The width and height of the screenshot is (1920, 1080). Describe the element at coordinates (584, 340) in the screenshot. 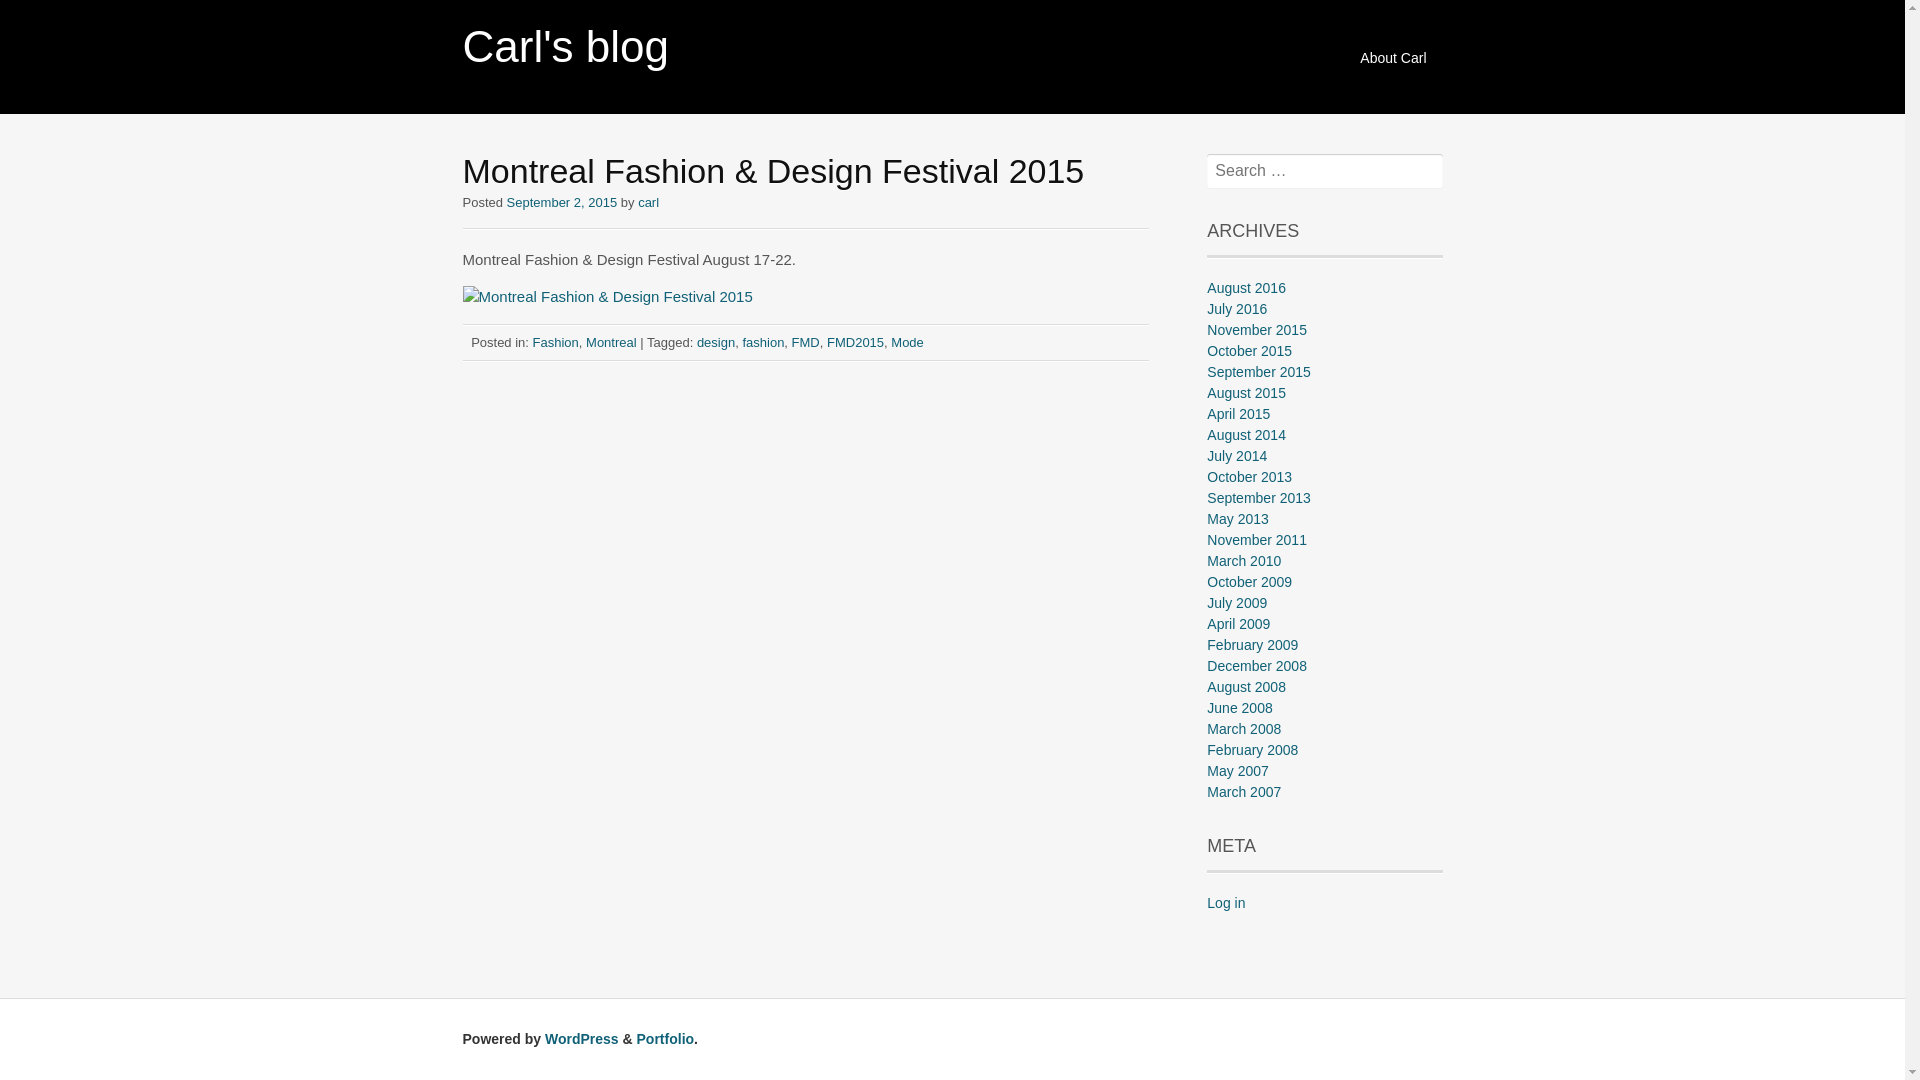

I see `'Montreal'` at that location.